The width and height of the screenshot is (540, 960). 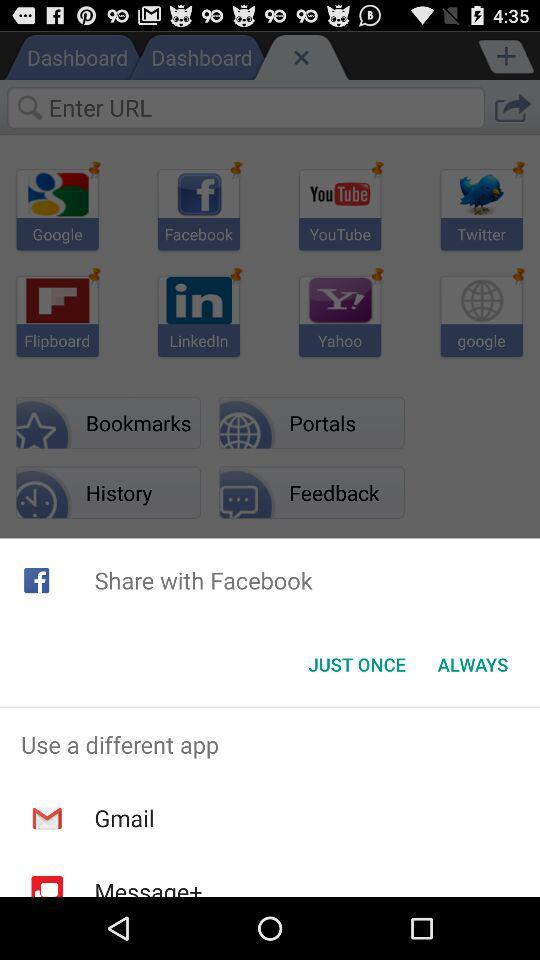 I want to click on always icon, so click(x=472, y=664).